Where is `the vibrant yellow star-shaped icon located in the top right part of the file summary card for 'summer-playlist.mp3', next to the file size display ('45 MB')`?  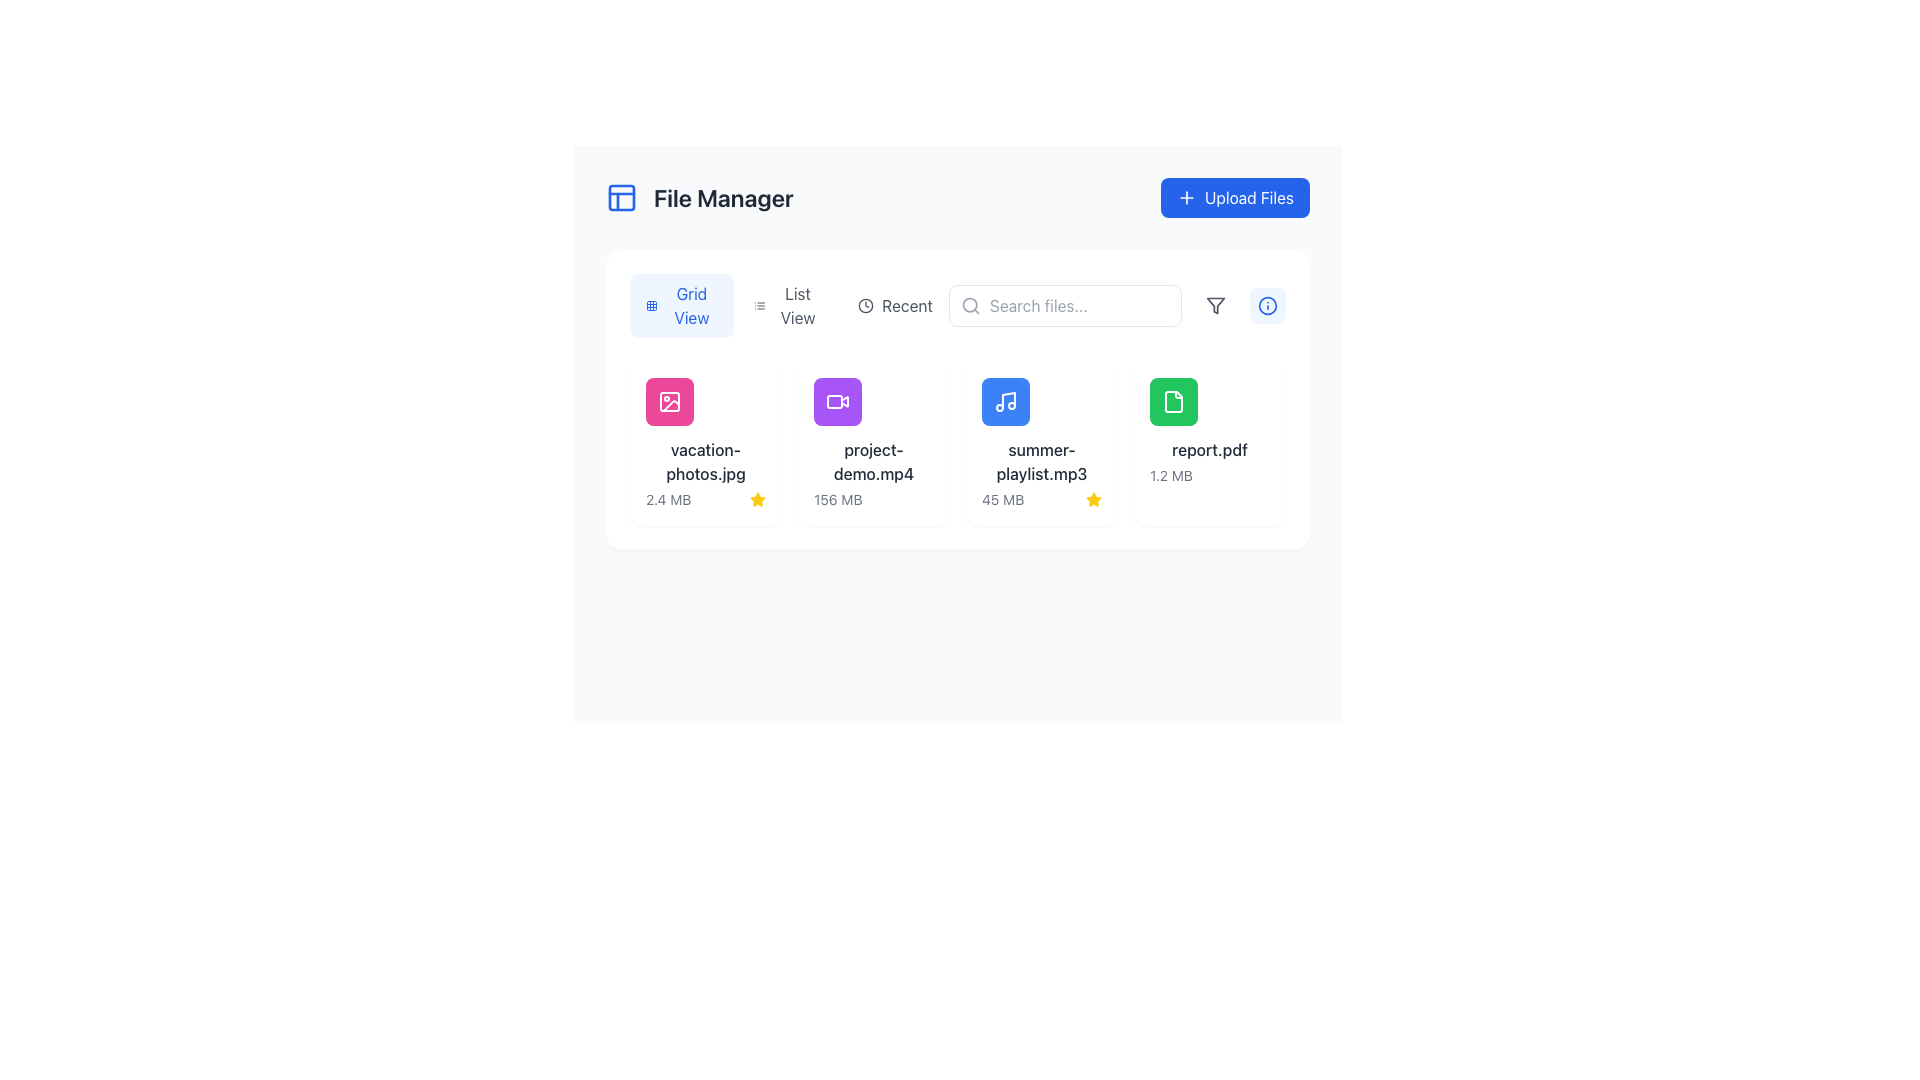 the vibrant yellow star-shaped icon located in the top right part of the file summary card for 'summer-playlist.mp3', next to the file size display ('45 MB') is located at coordinates (1093, 499).